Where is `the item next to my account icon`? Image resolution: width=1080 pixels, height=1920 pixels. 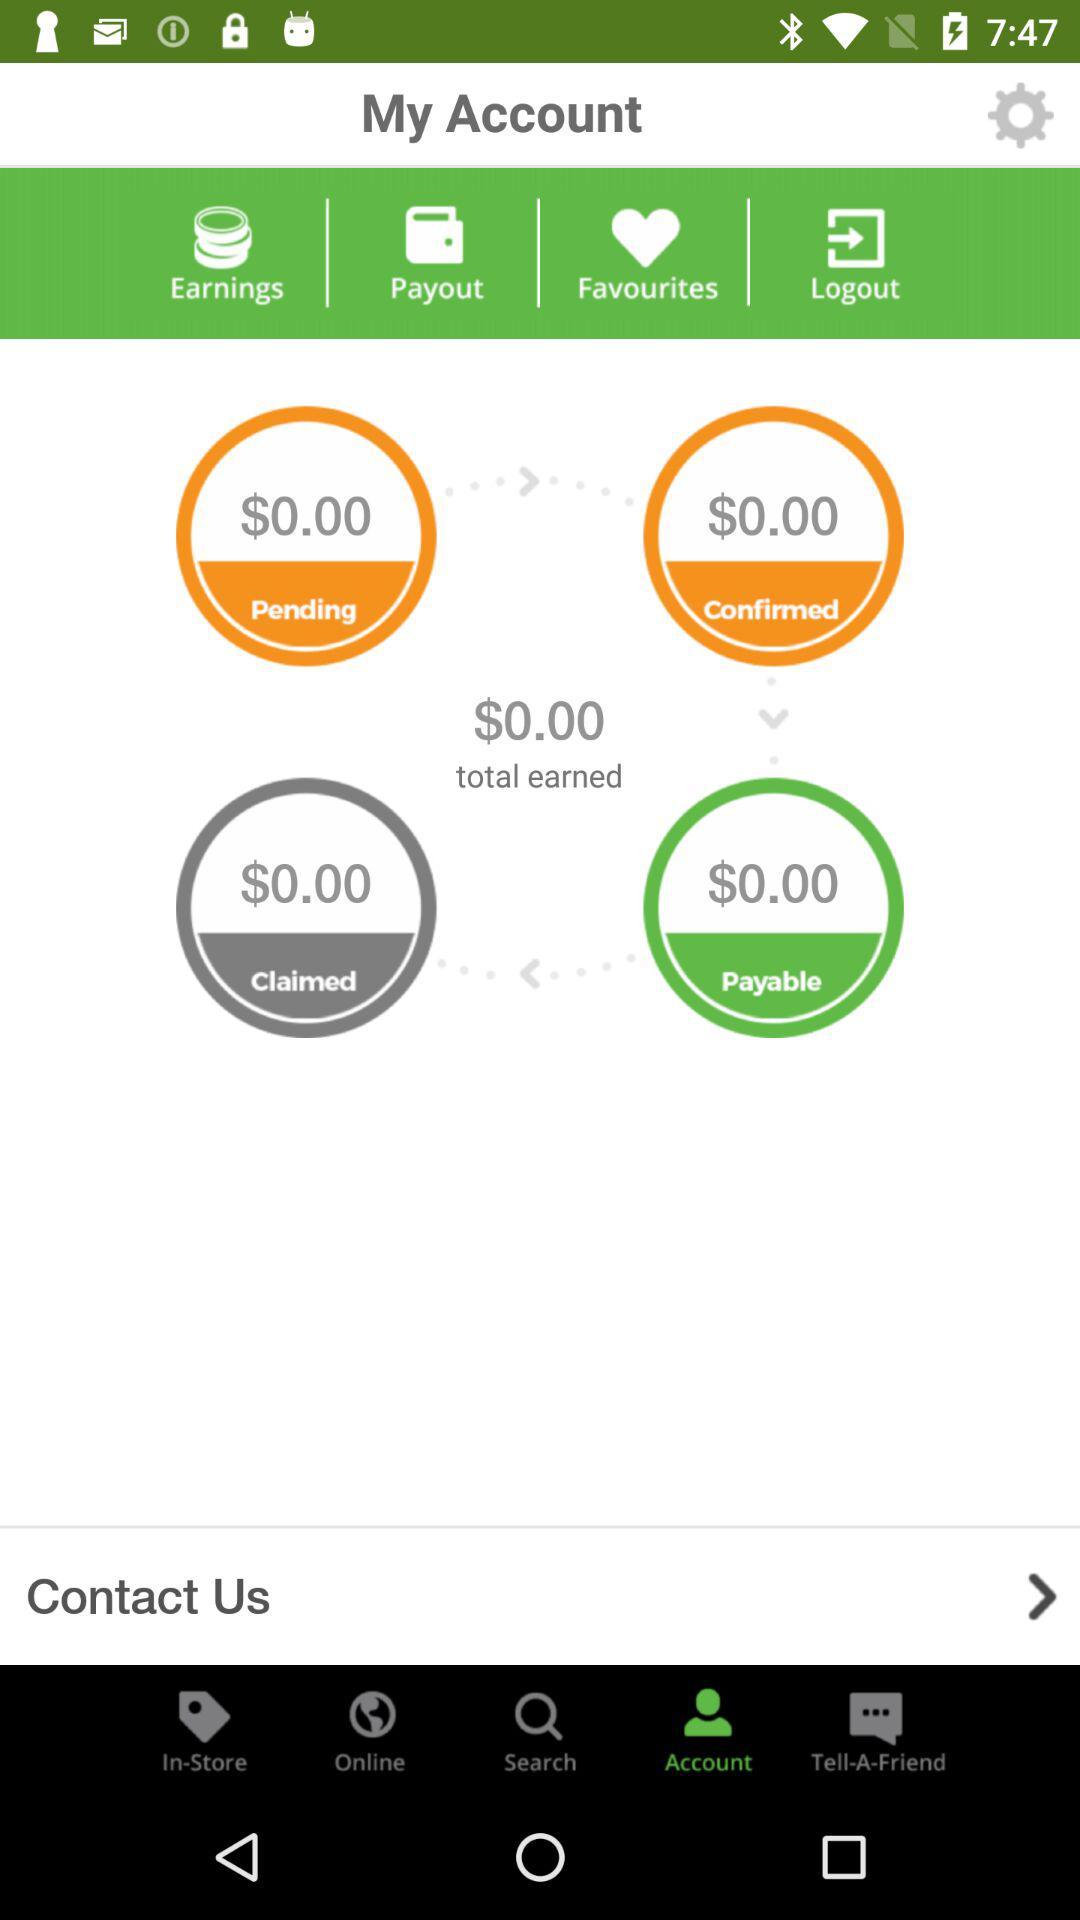
the item next to my account icon is located at coordinates (1020, 114).